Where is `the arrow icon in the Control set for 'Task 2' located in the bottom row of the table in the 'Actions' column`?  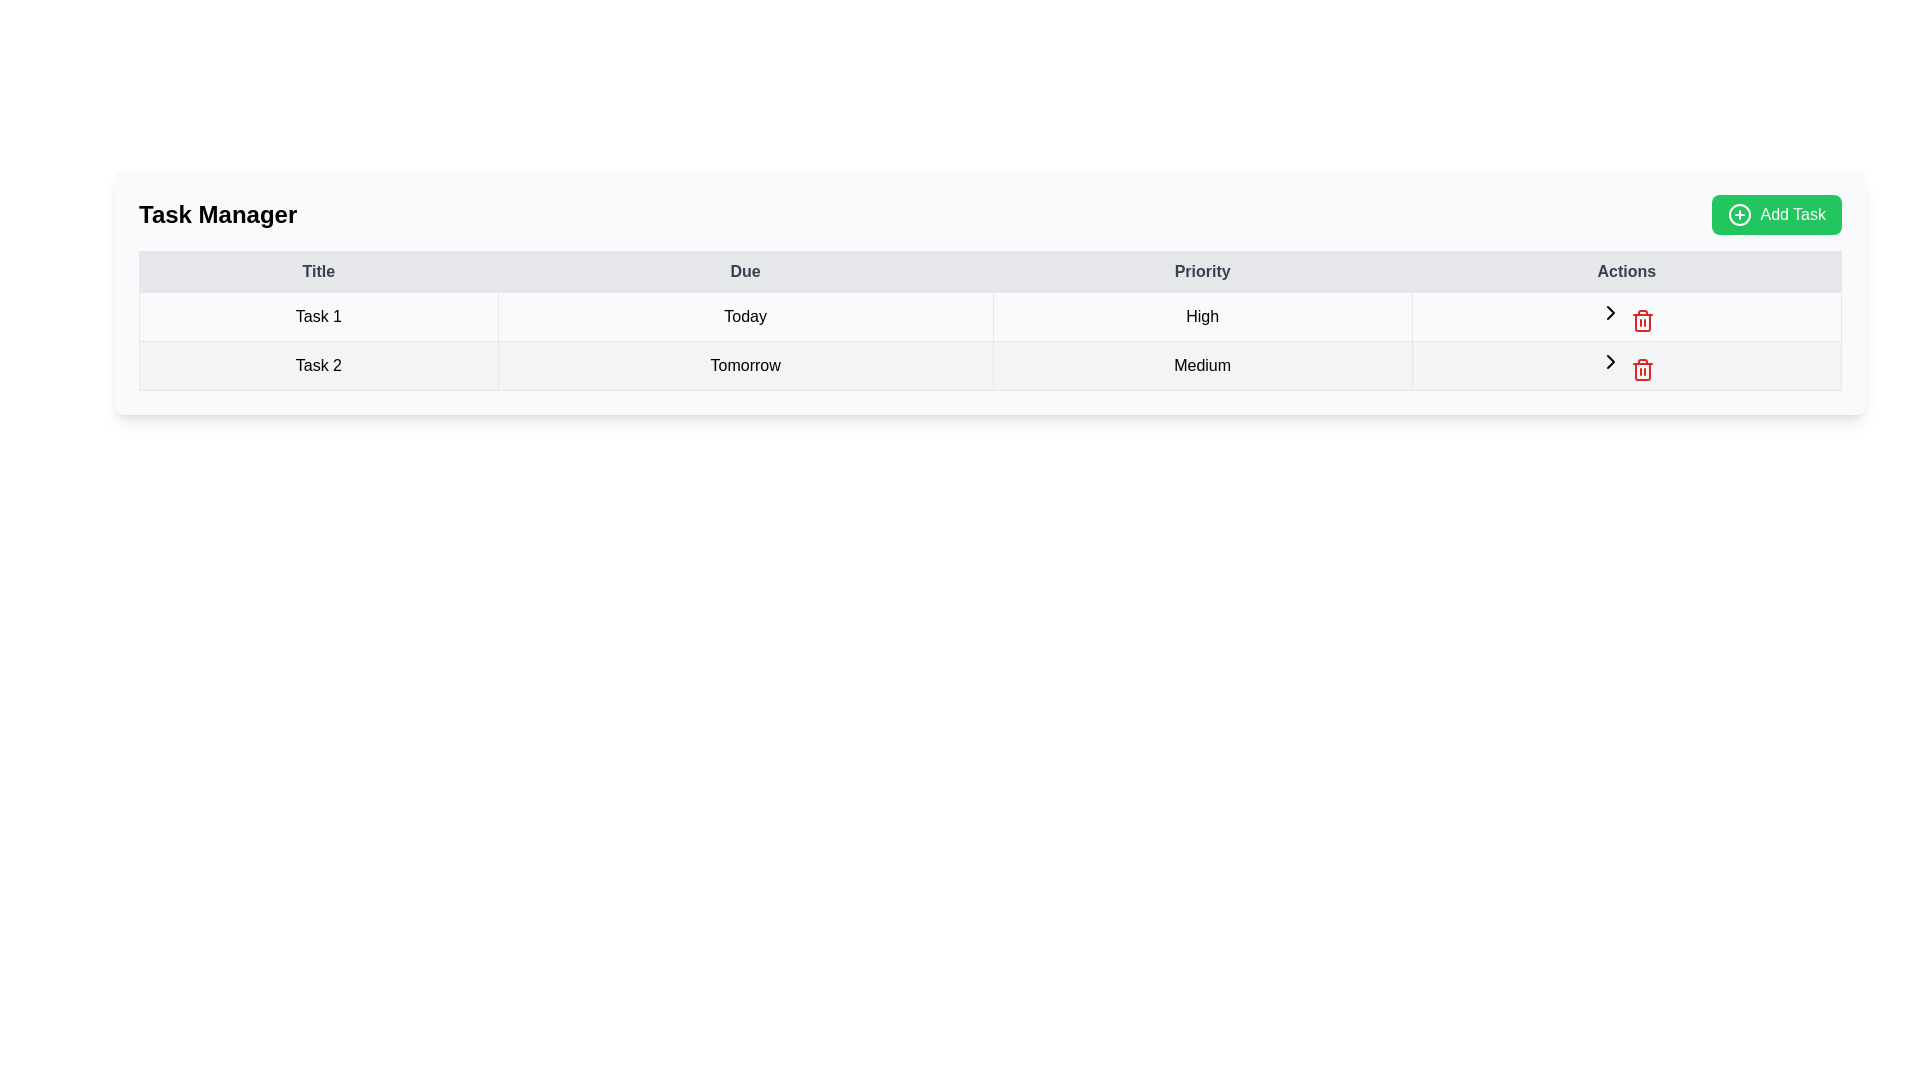 the arrow icon in the Control set for 'Task 2' located in the bottom row of the table in the 'Actions' column is located at coordinates (1626, 365).